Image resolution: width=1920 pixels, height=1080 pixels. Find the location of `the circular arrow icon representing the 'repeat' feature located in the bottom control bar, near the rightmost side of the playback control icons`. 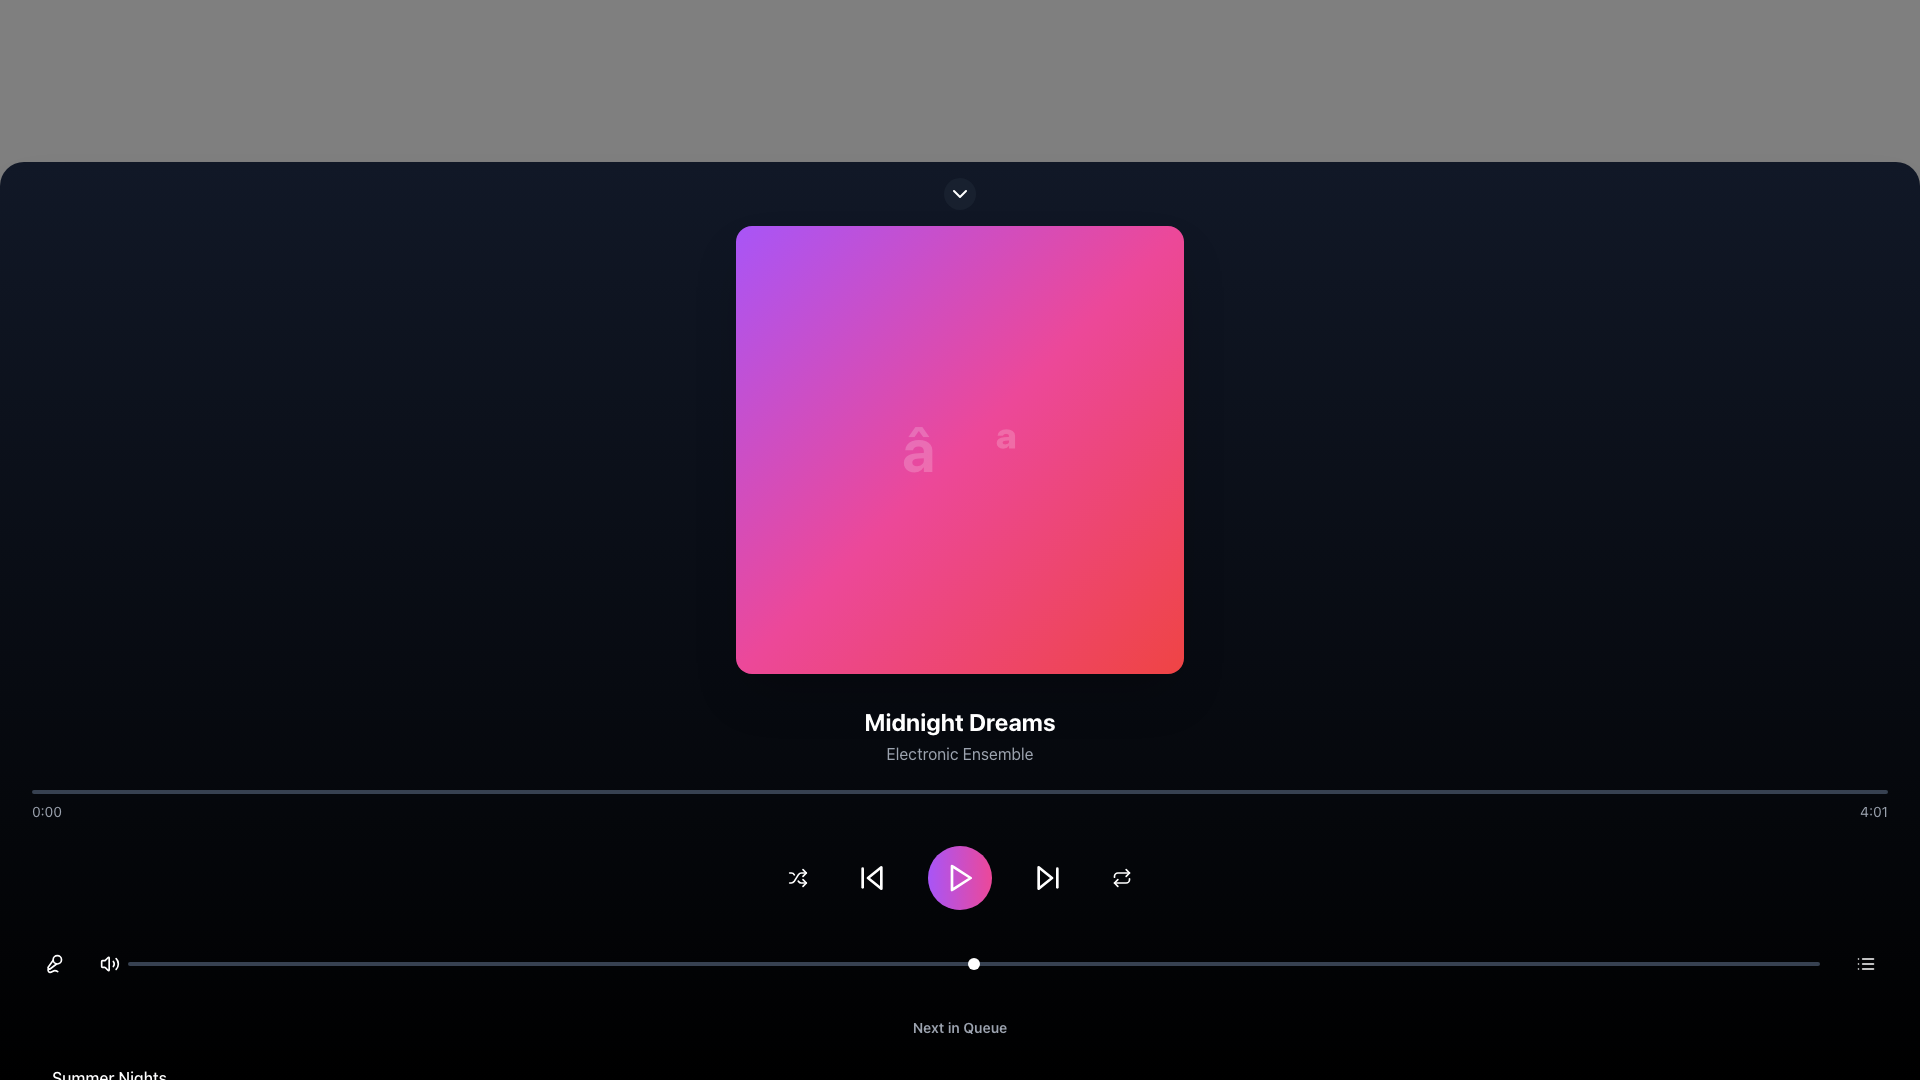

the circular arrow icon representing the 'repeat' feature located in the bottom control bar, near the rightmost side of the playback control icons is located at coordinates (1122, 877).